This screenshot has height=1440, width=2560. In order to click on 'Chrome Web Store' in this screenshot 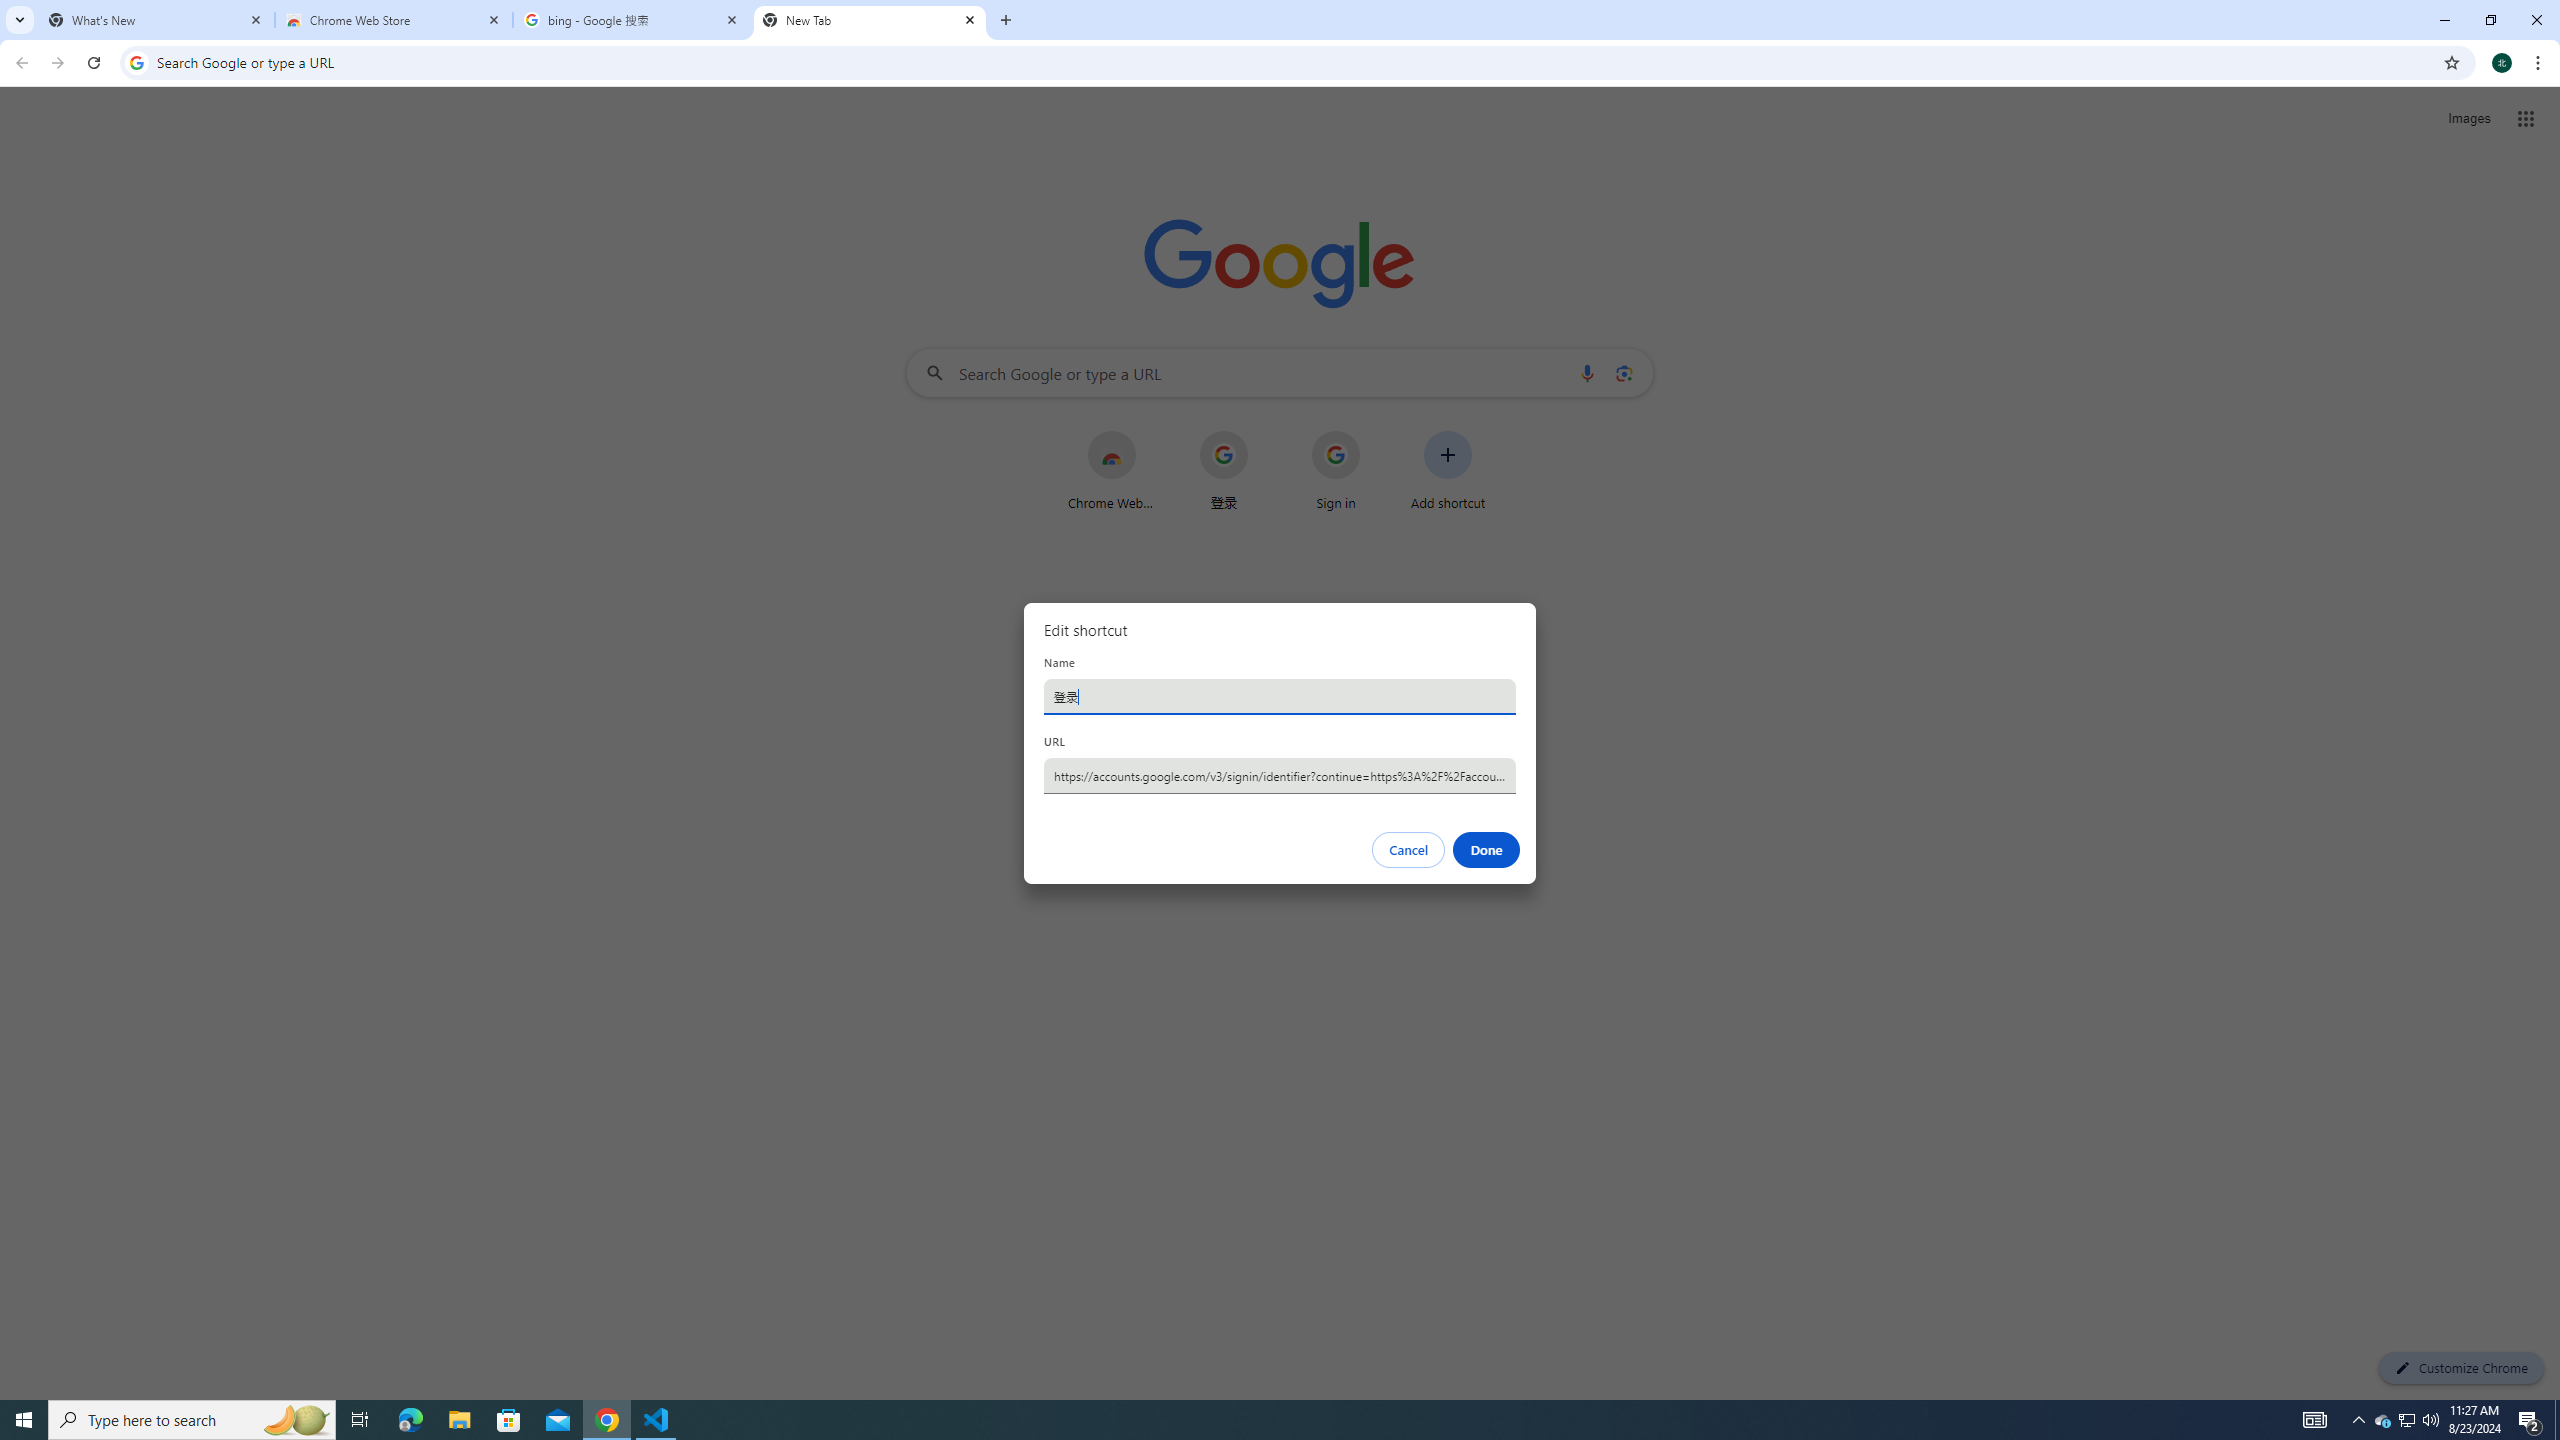, I will do `click(394, 19)`.